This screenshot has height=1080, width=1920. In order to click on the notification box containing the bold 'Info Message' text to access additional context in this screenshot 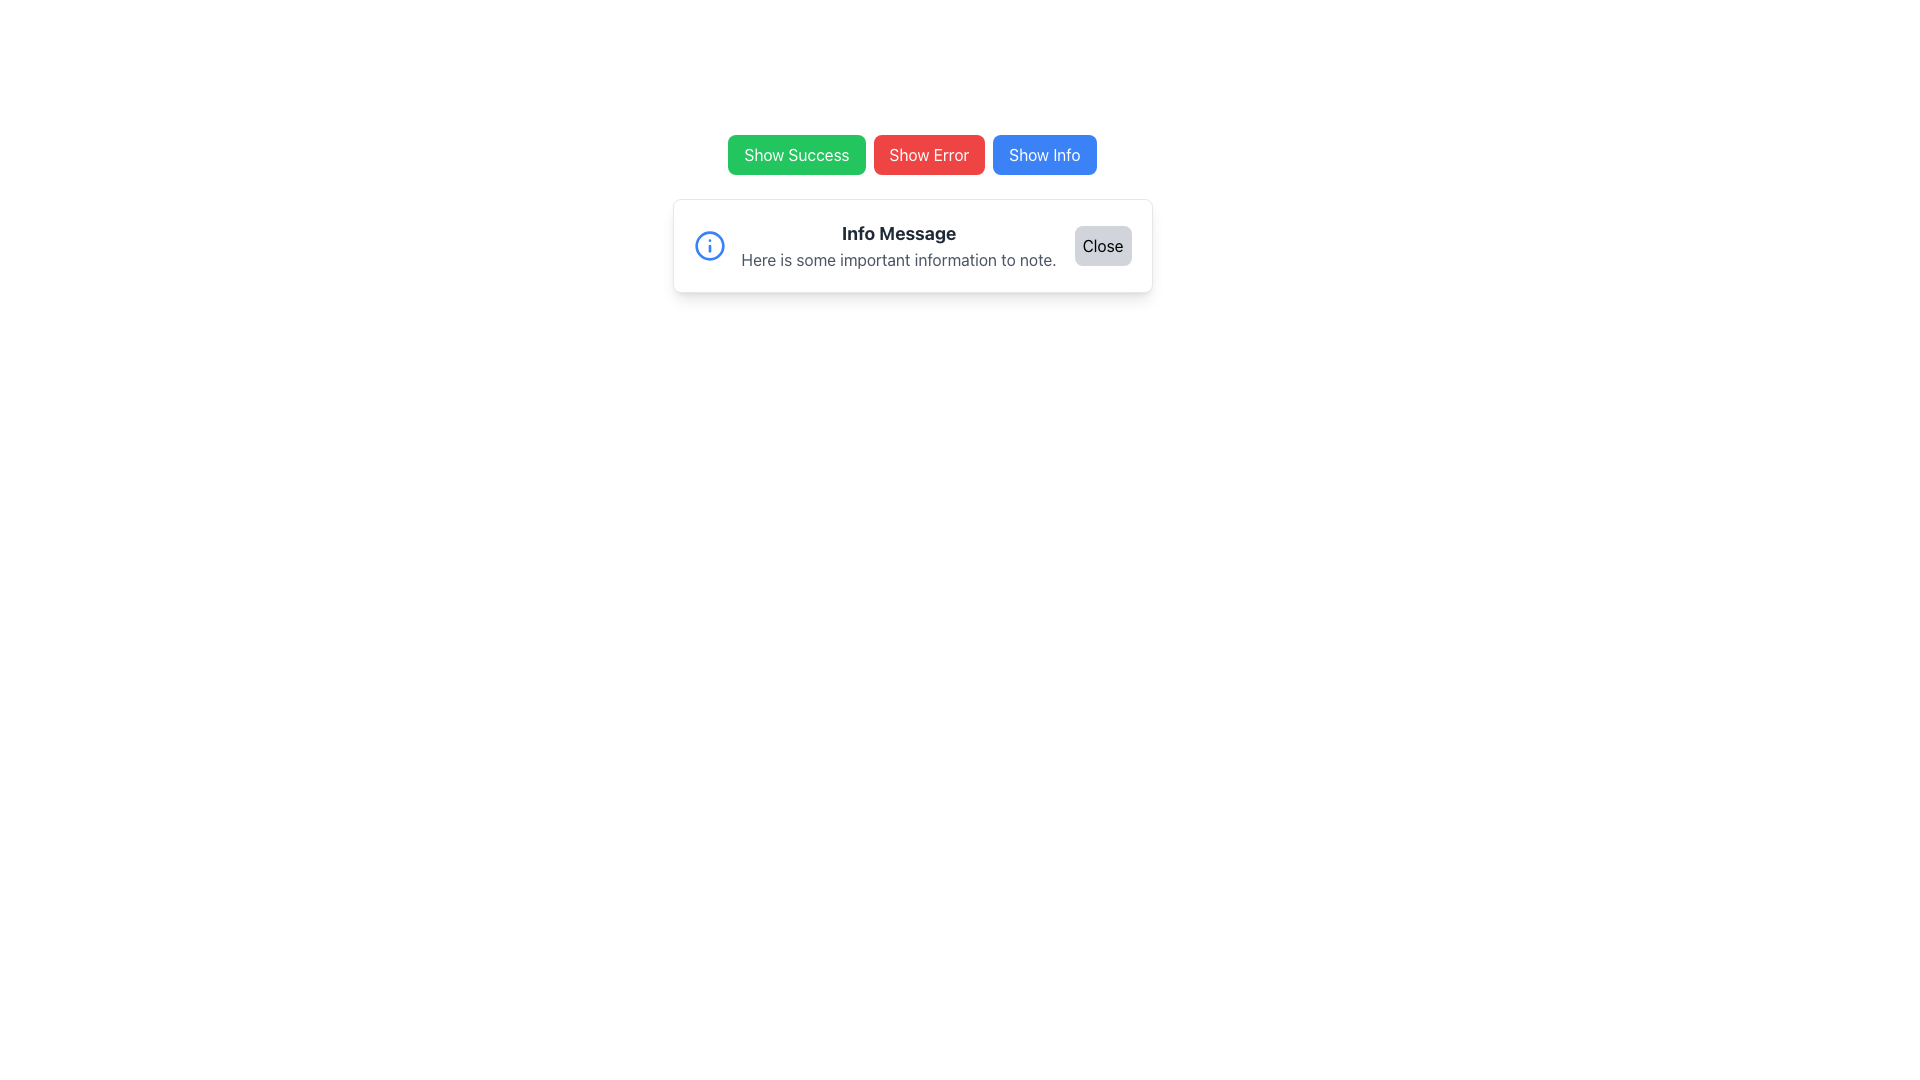, I will do `click(897, 233)`.